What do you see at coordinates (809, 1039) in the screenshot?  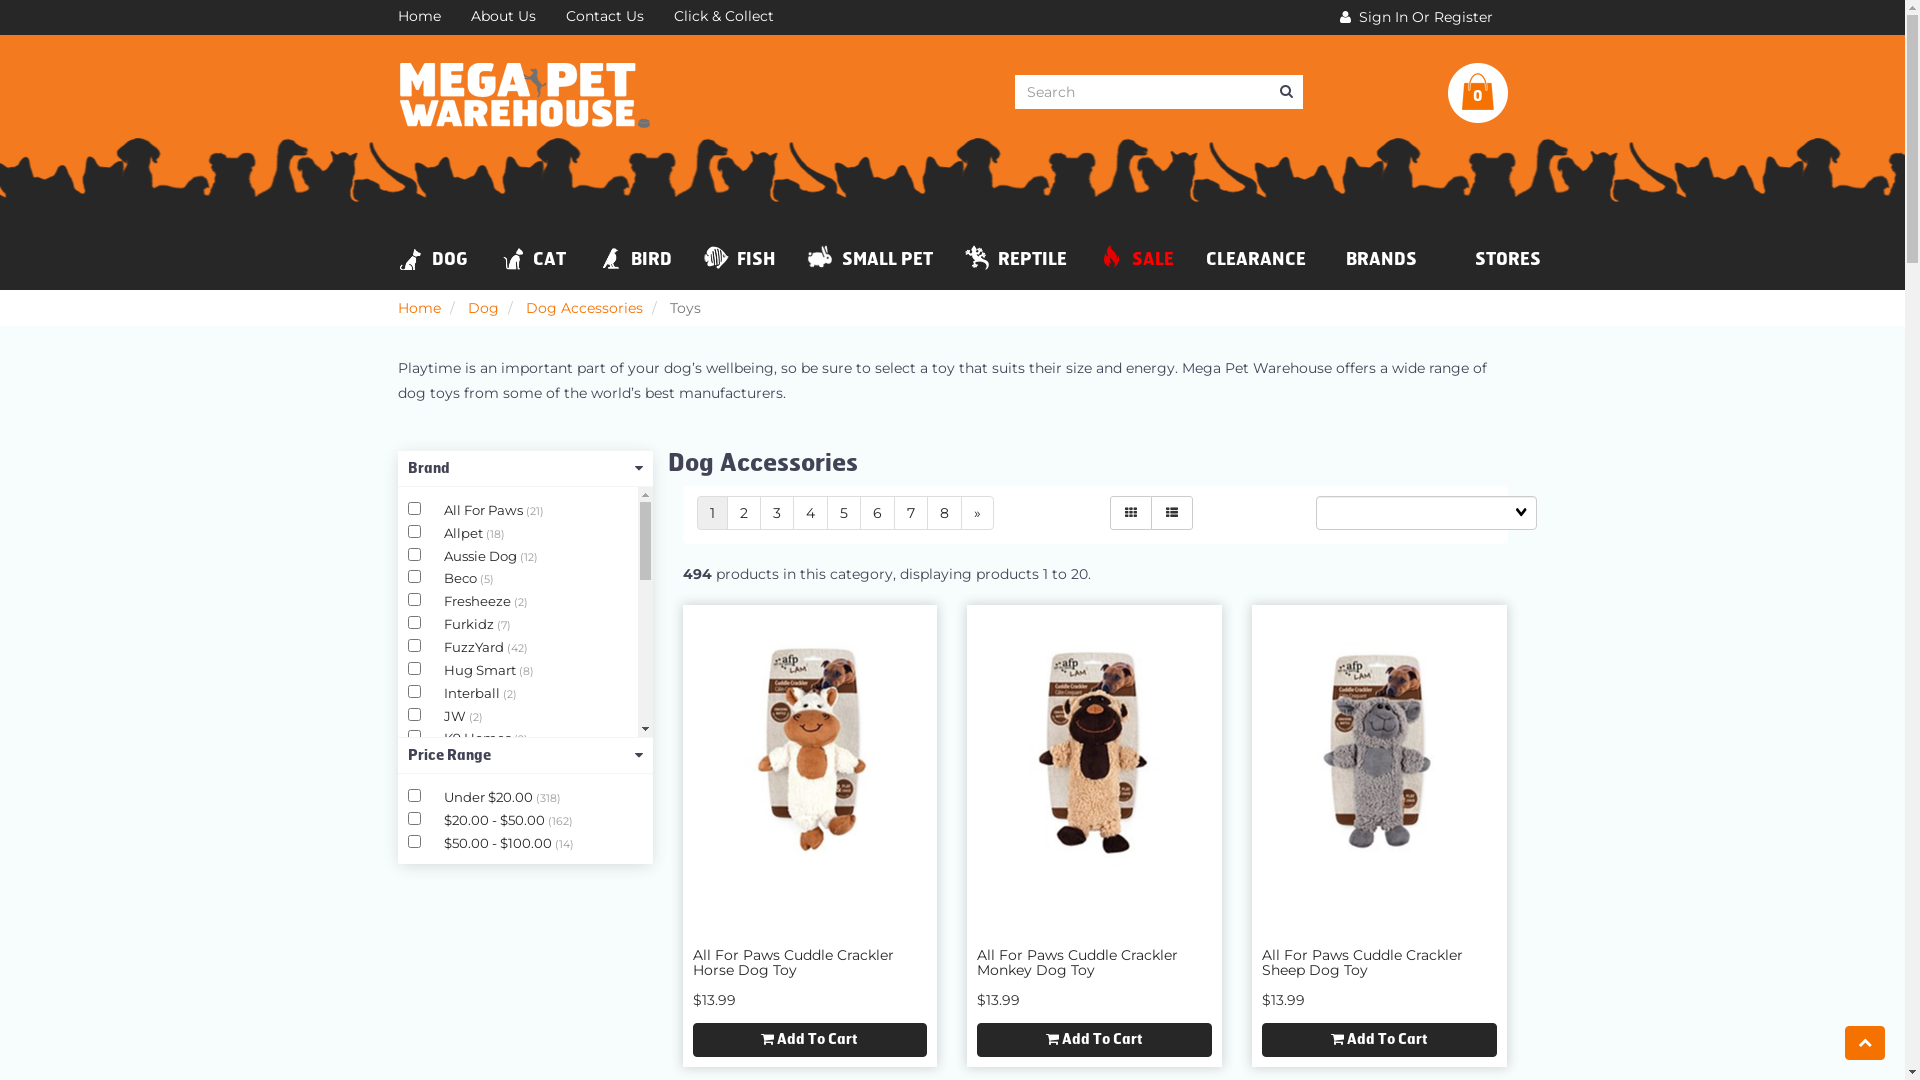 I see `'Add To Cart'` at bounding box center [809, 1039].